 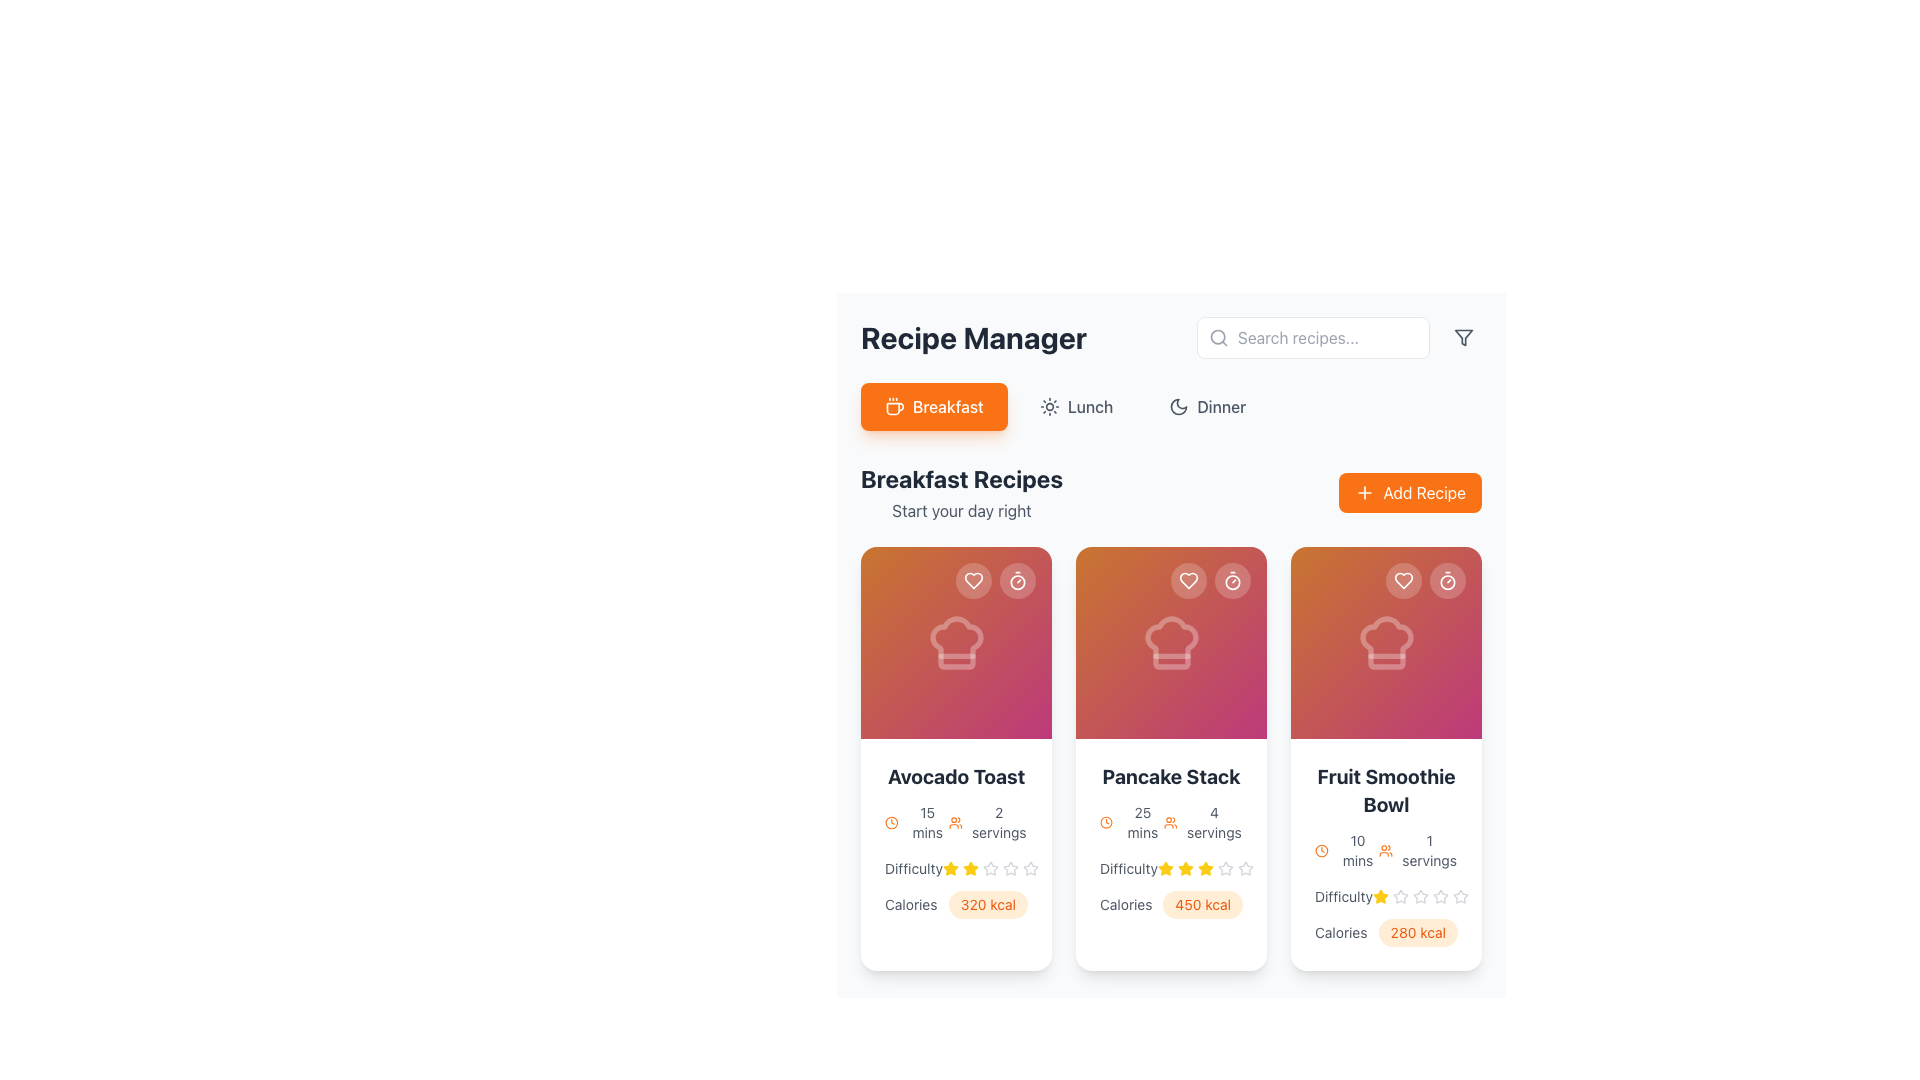 I want to click on the 'Difficulty' rating indicator element, which shows a highlighted star and is located in the 'Fruit Smoothie Bowl' recipe card under the 'Breakfast Recipes' section, so click(x=1385, y=896).